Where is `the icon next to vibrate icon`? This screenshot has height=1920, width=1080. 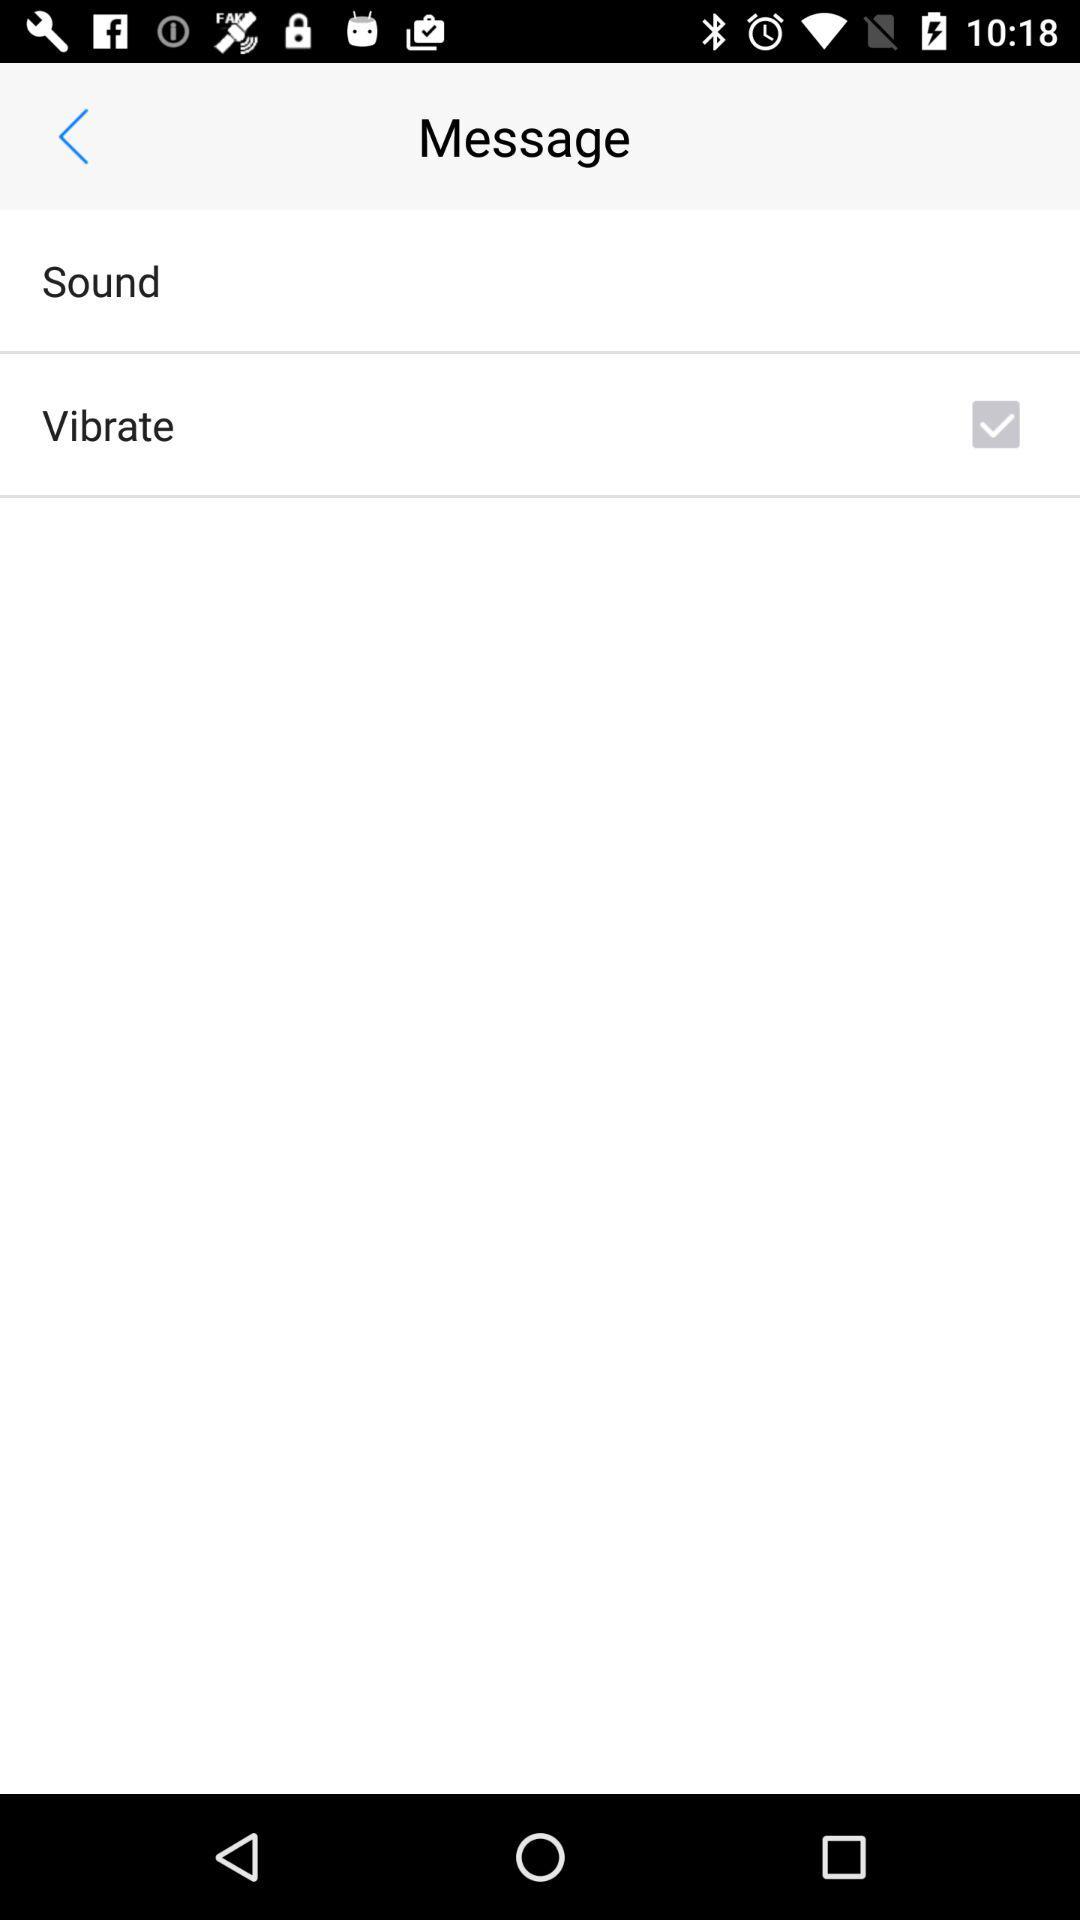 the icon next to vibrate icon is located at coordinates (995, 423).